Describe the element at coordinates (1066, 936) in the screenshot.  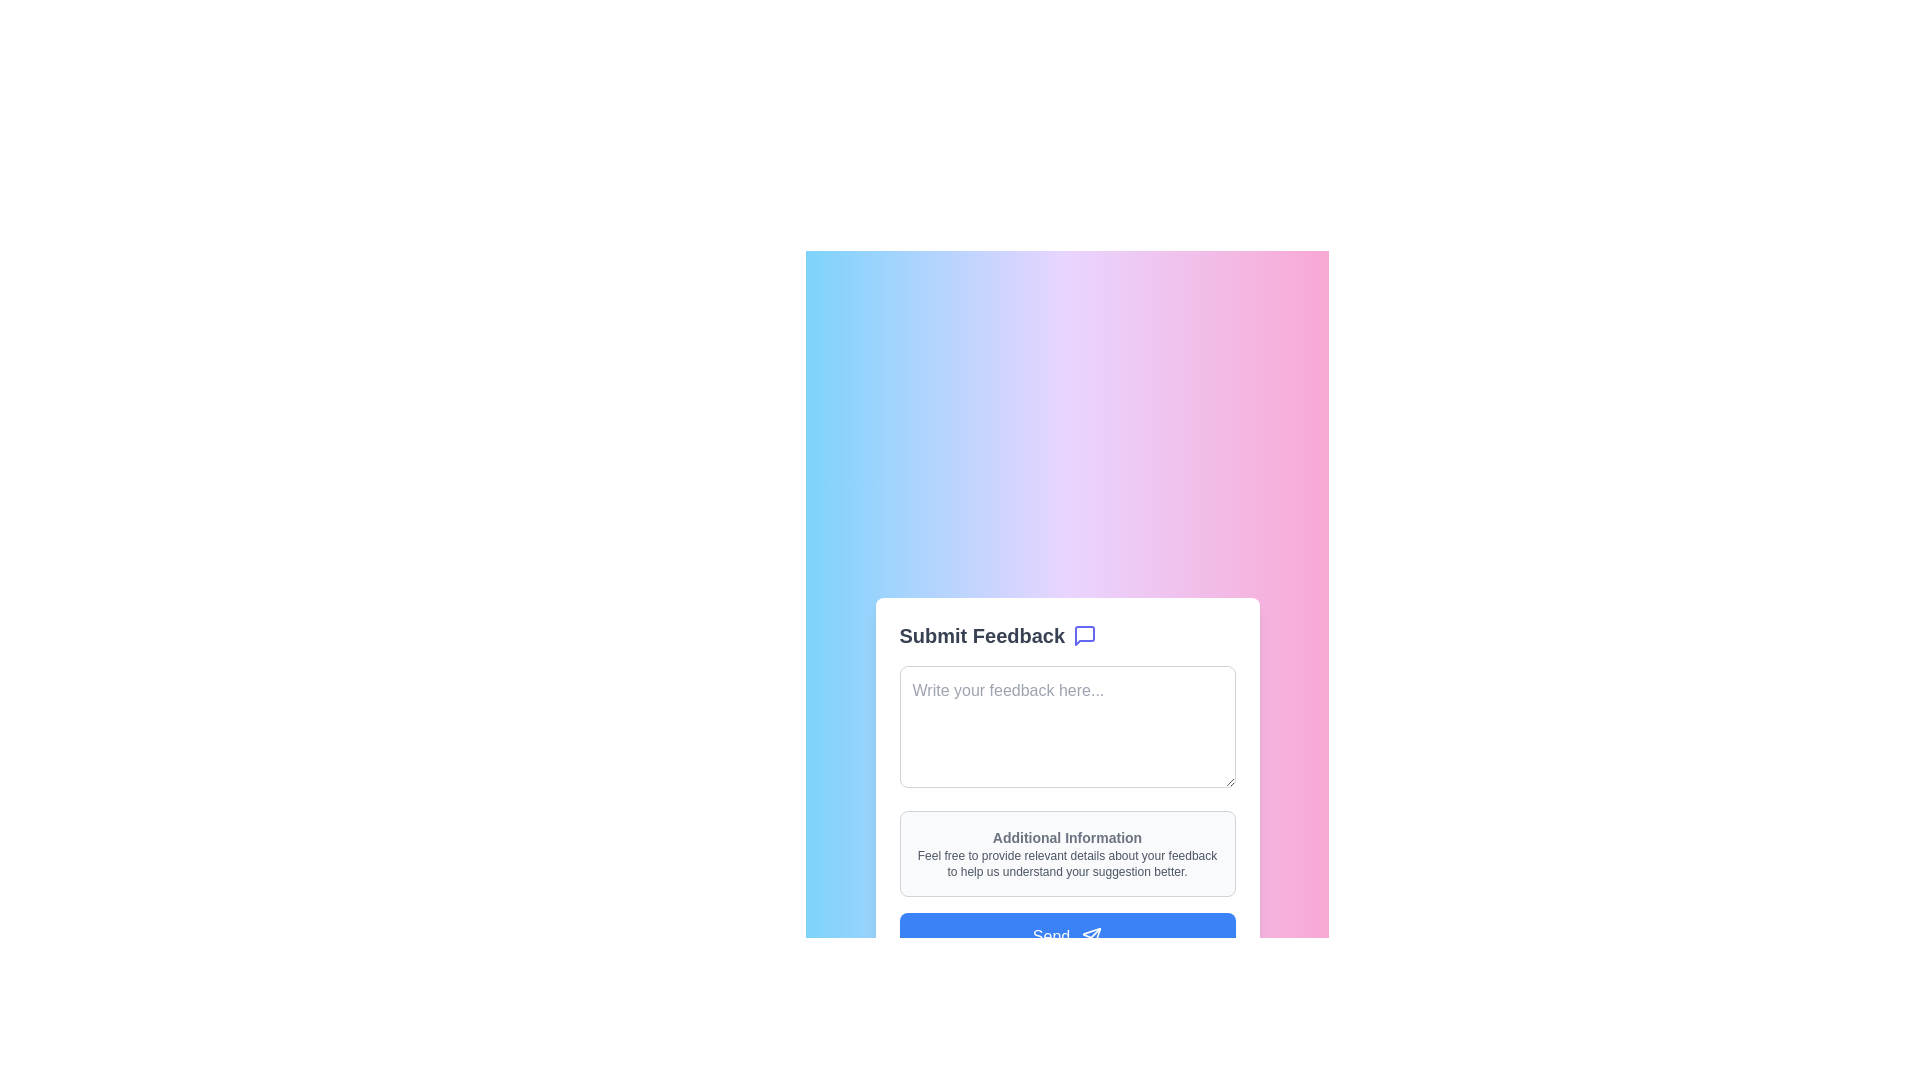
I see `the blue 'Send' button with rounded corners at the bottom of the feedback form` at that location.